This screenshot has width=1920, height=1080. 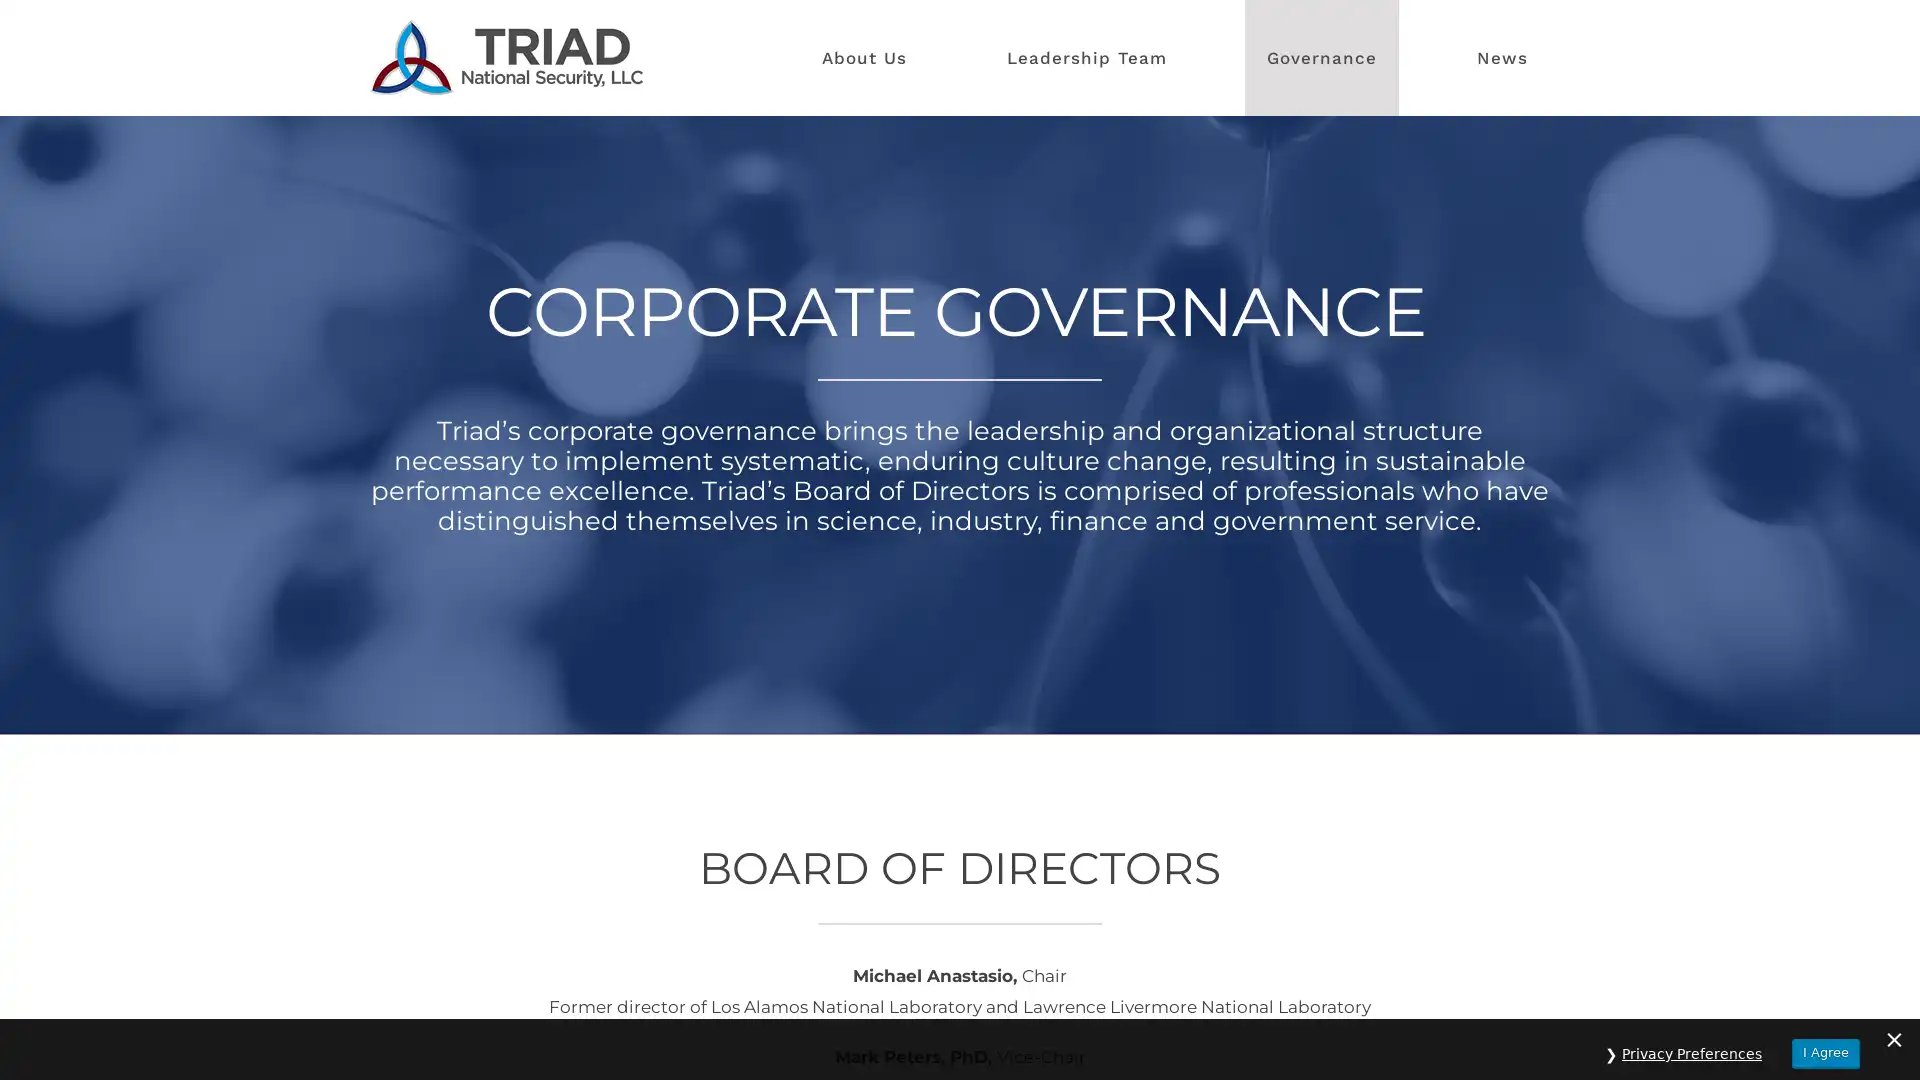 I want to click on Privacy Preferences, so click(x=1691, y=1043).